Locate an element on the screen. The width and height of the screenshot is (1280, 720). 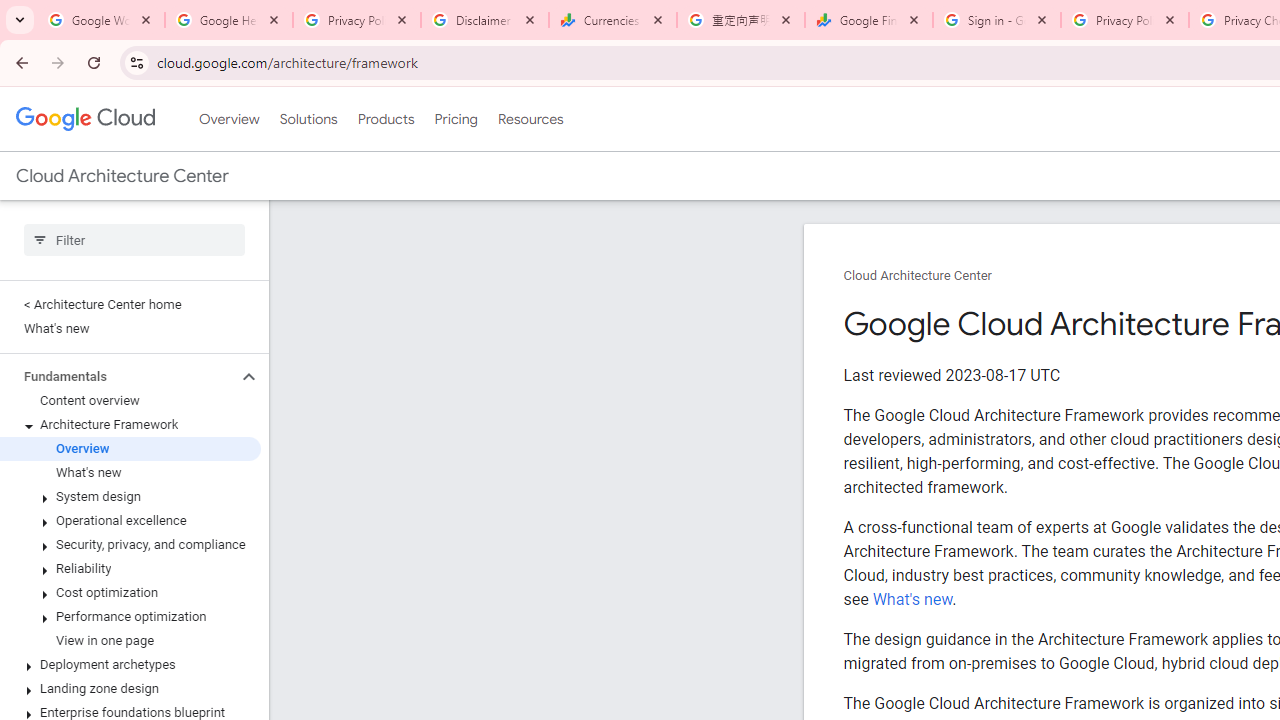
'View in one page' is located at coordinates (129, 641).